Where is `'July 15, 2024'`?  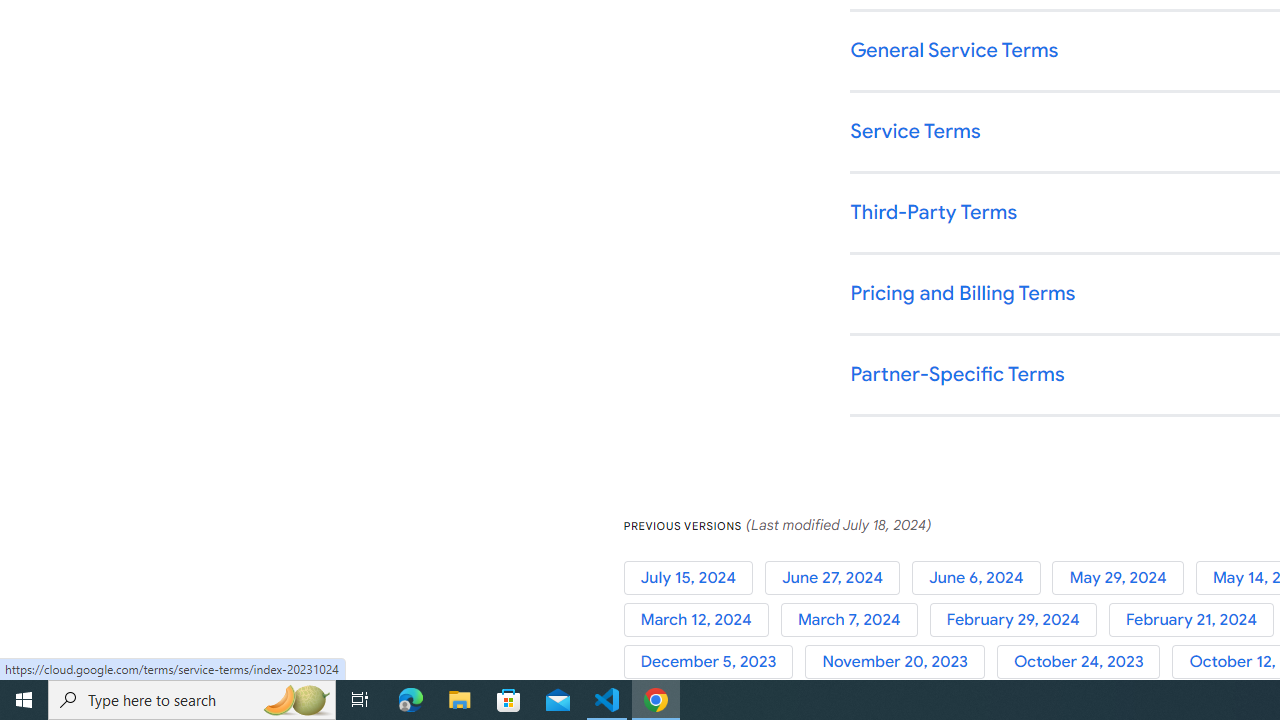 'July 15, 2024' is located at coordinates (694, 577).